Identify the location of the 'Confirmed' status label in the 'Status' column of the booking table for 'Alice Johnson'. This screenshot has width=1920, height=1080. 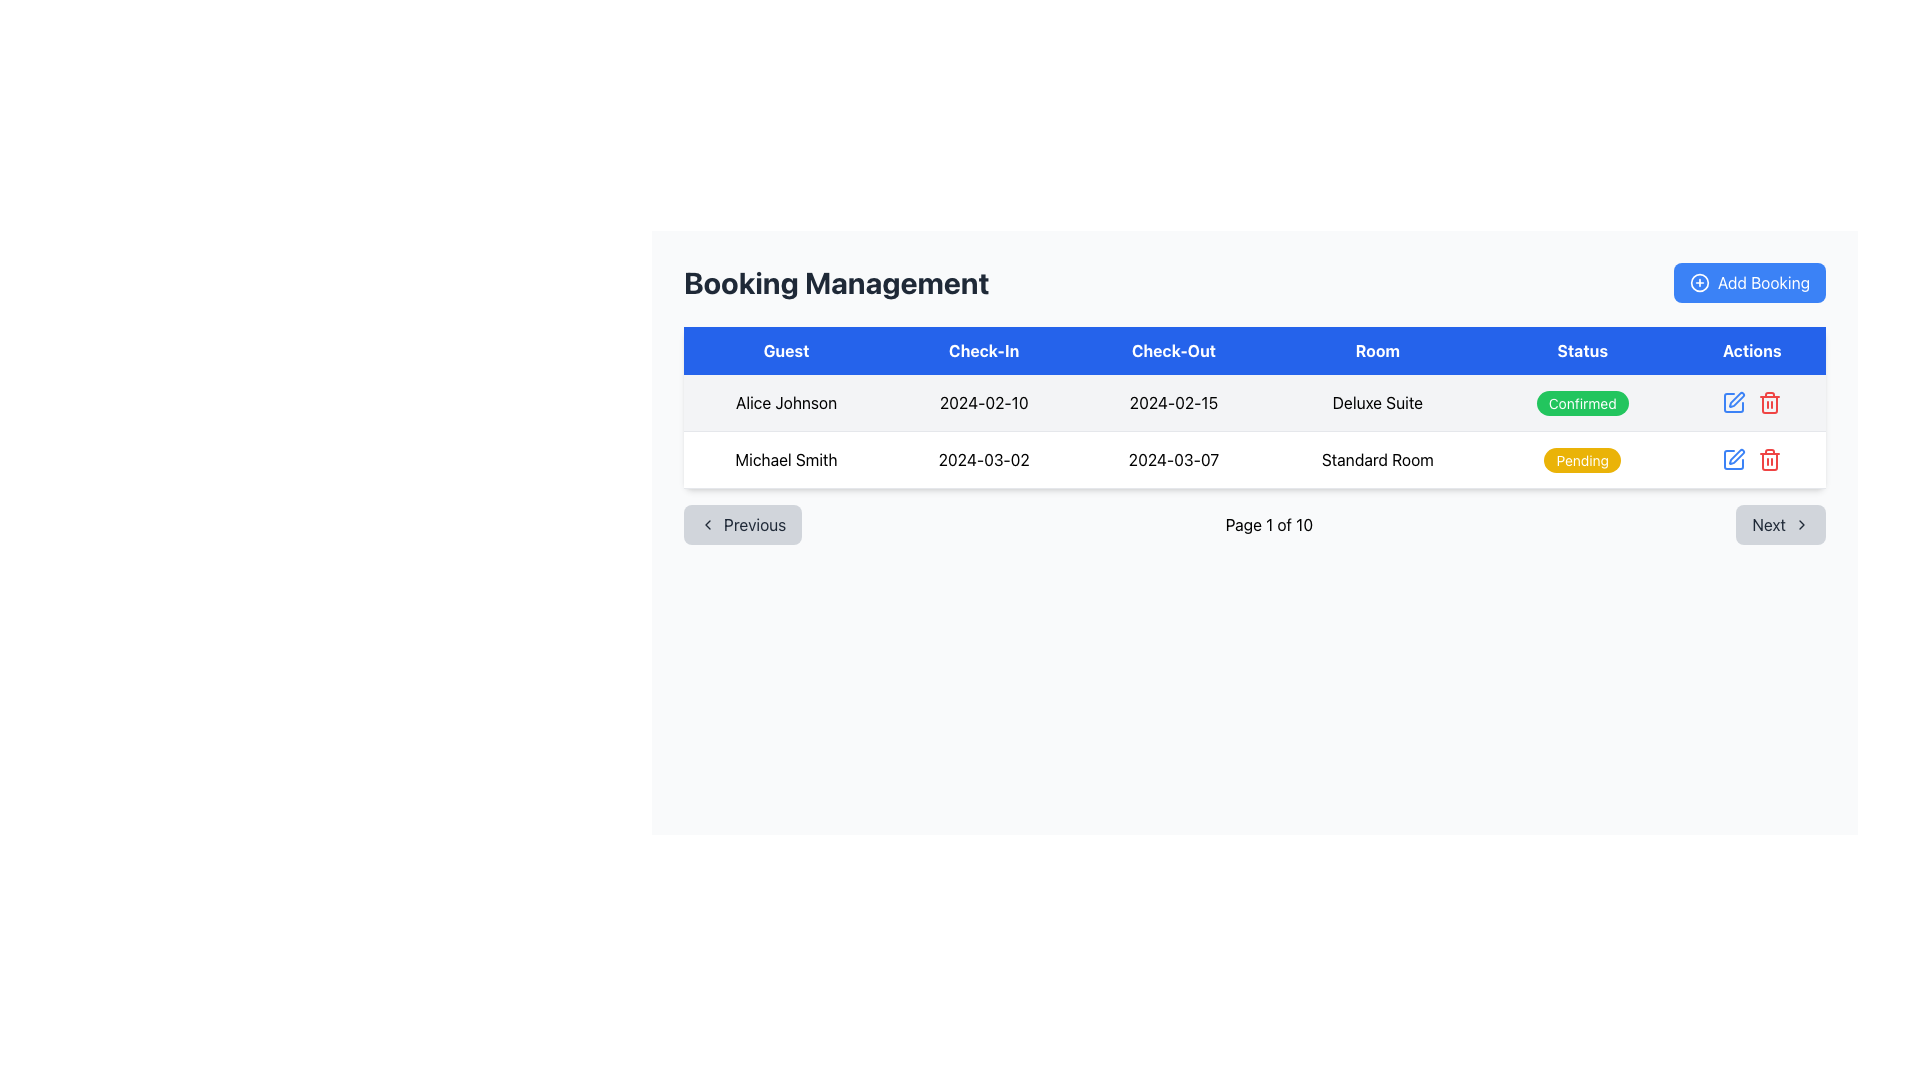
(1581, 403).